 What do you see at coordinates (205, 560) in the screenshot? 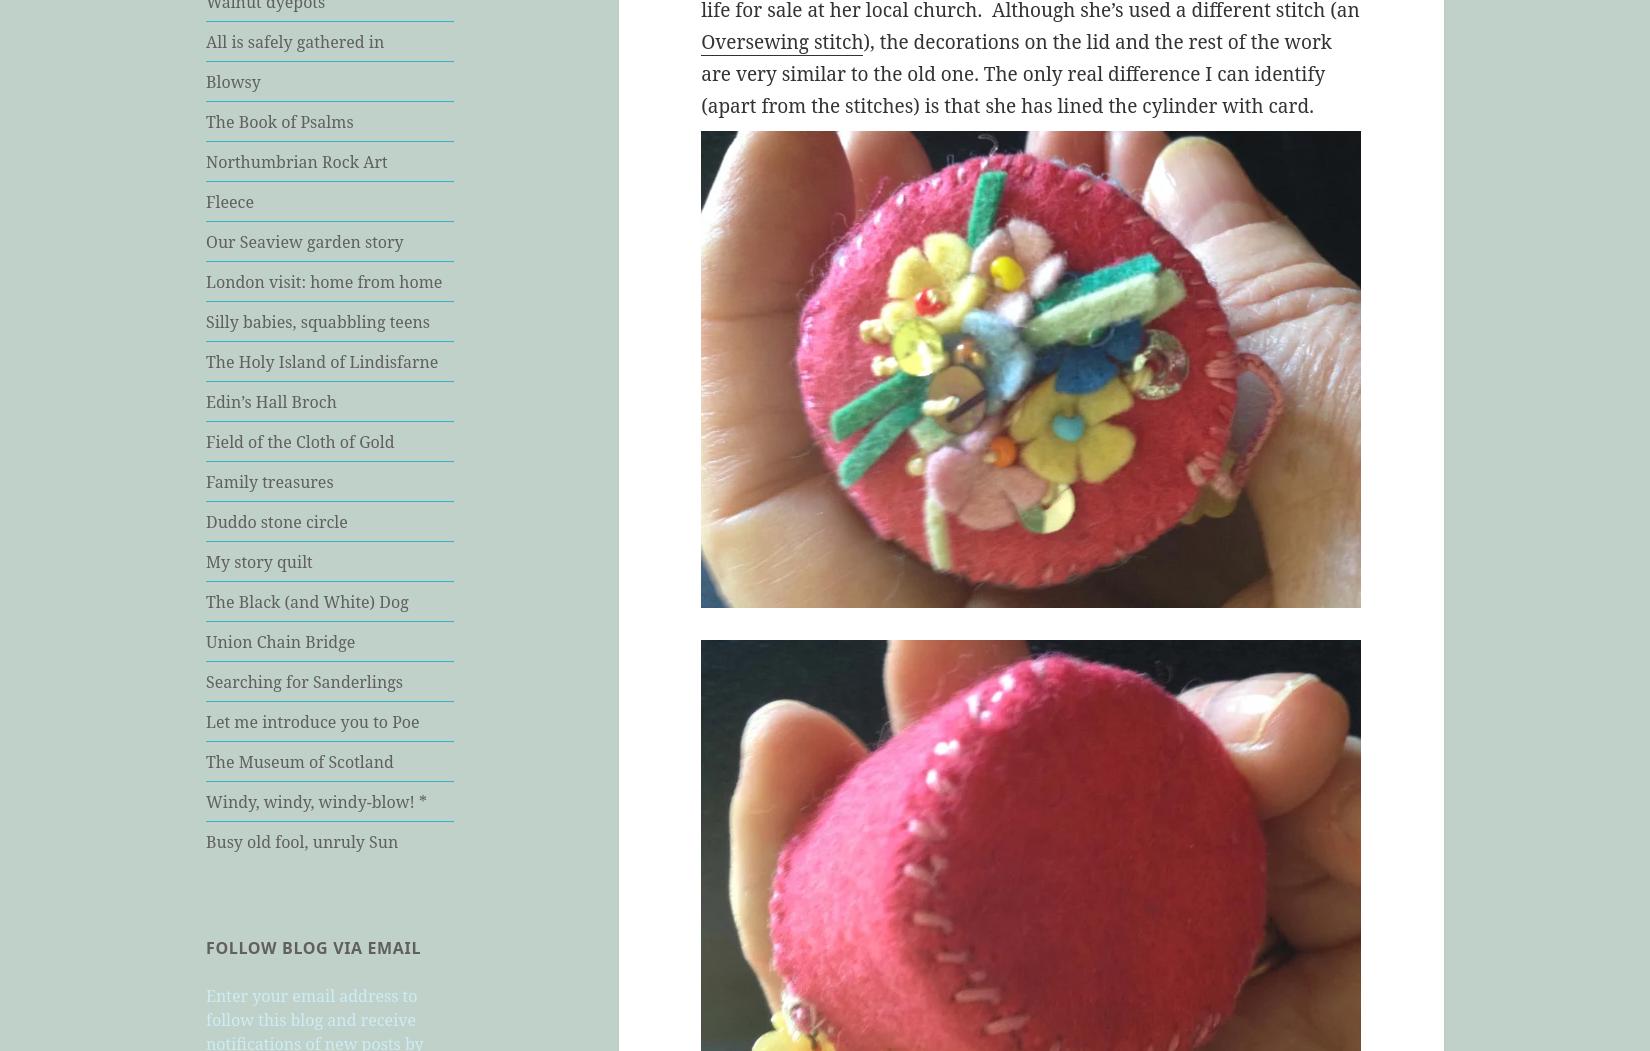
I see `'My story quilt'` at bounding box center [205, 560].